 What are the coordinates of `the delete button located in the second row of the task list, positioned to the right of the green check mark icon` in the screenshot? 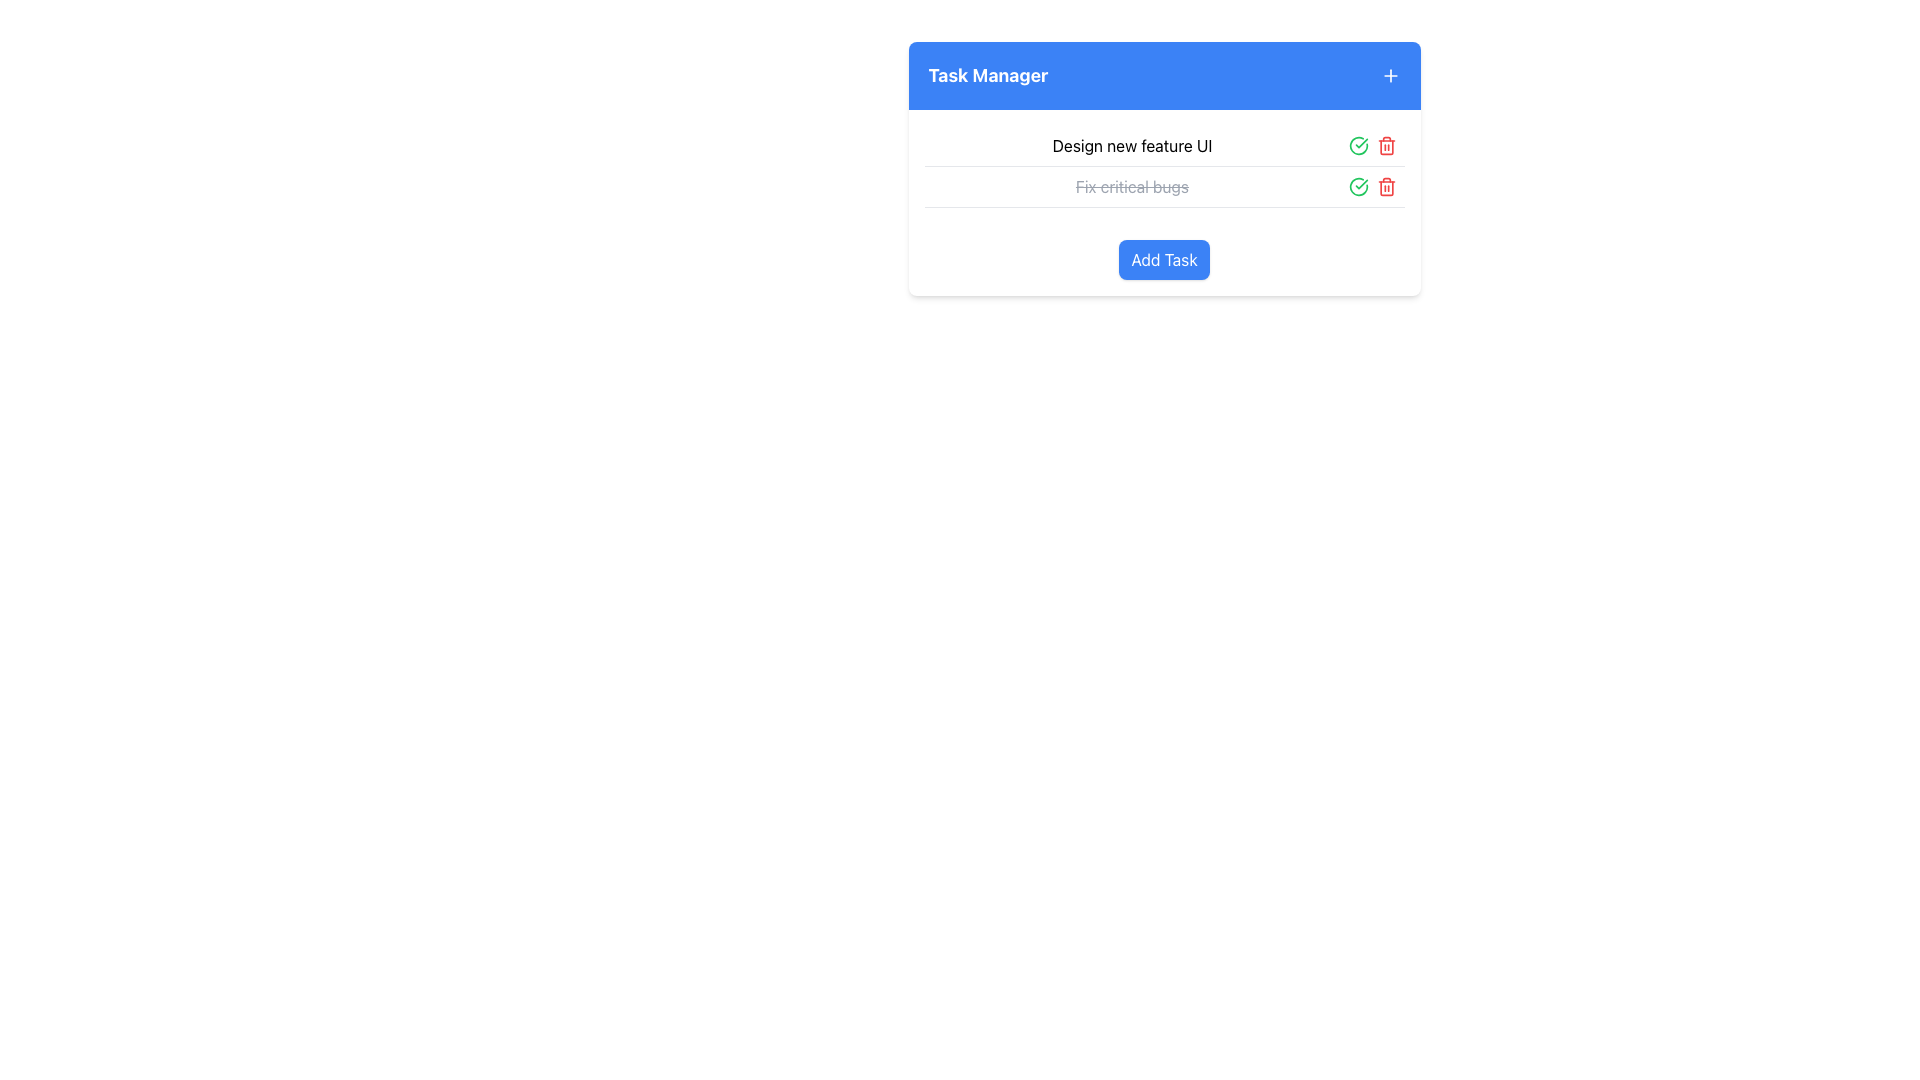 It's located at (1385, 186).